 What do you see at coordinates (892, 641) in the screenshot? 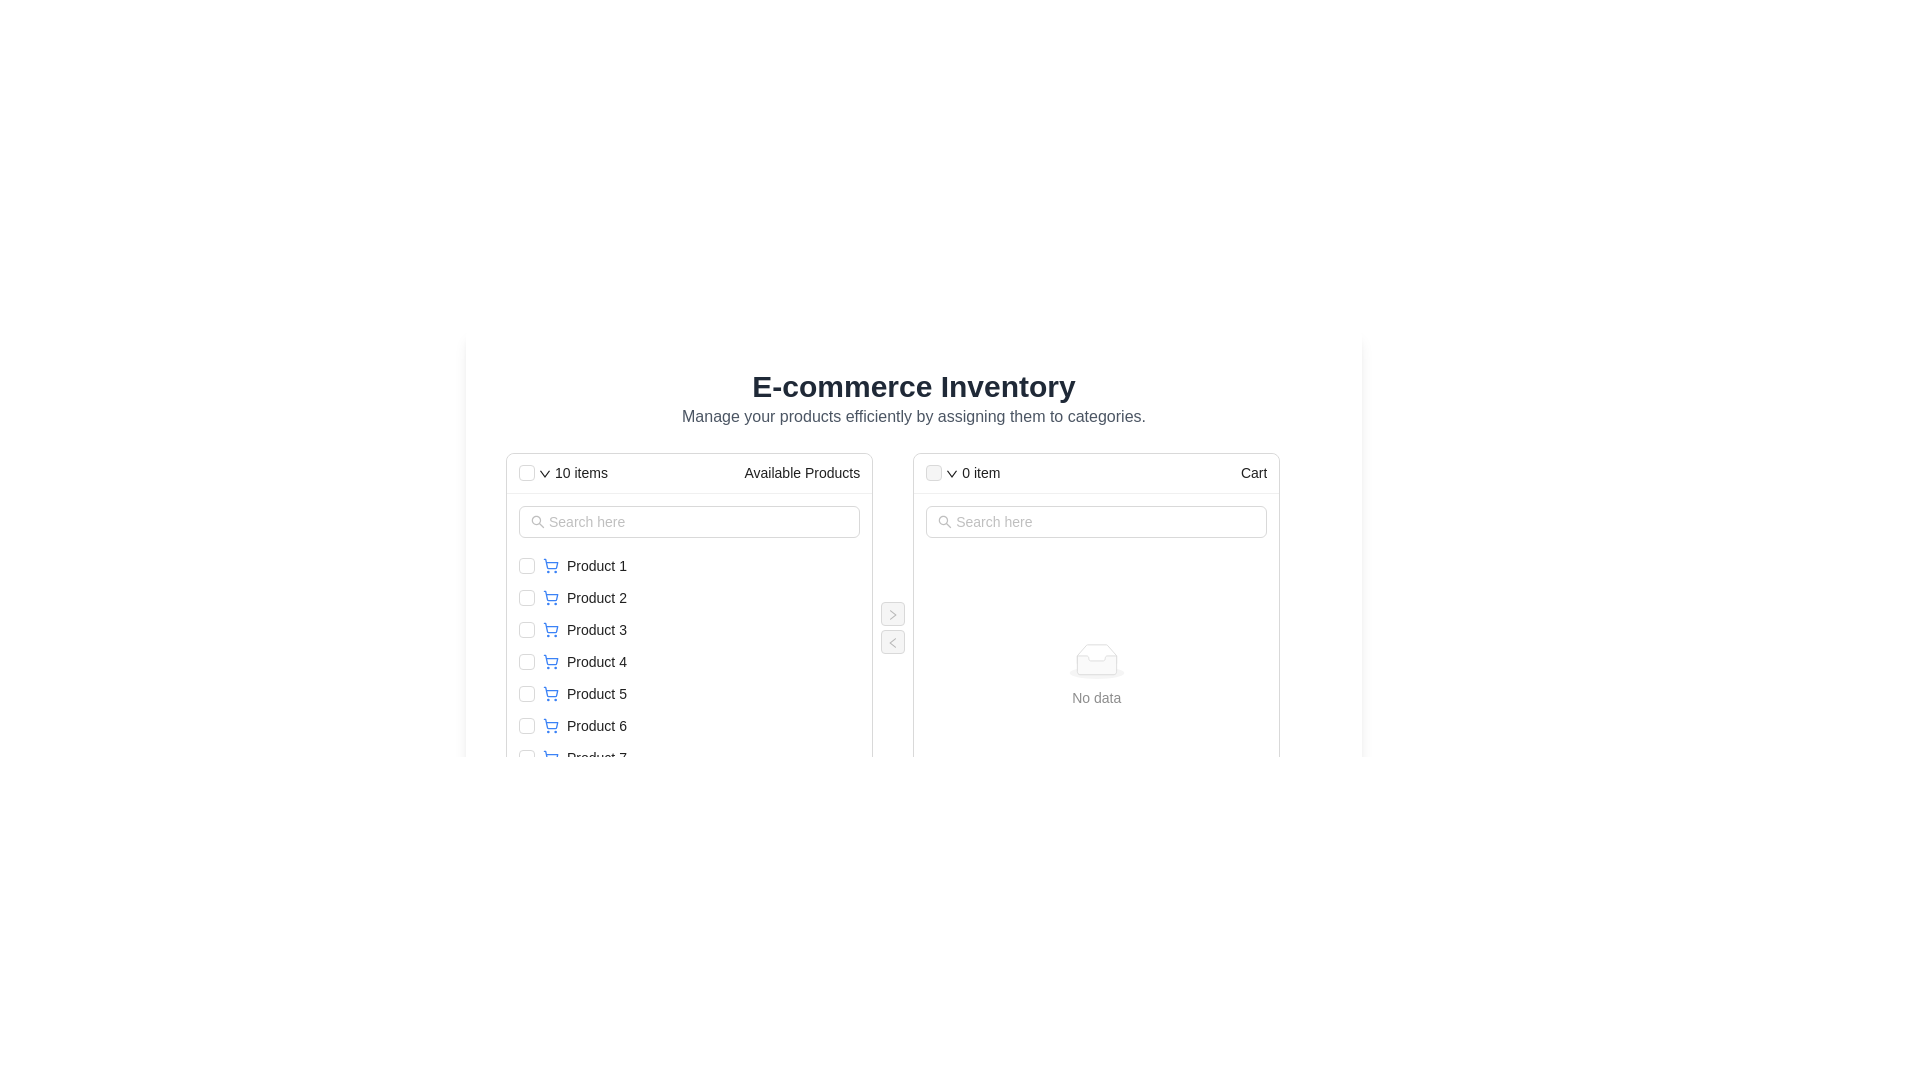
I see `the transfer button located below the right arrow button to transfer items from the Cart back to the Available Products list` at bounding box center [892, 641].